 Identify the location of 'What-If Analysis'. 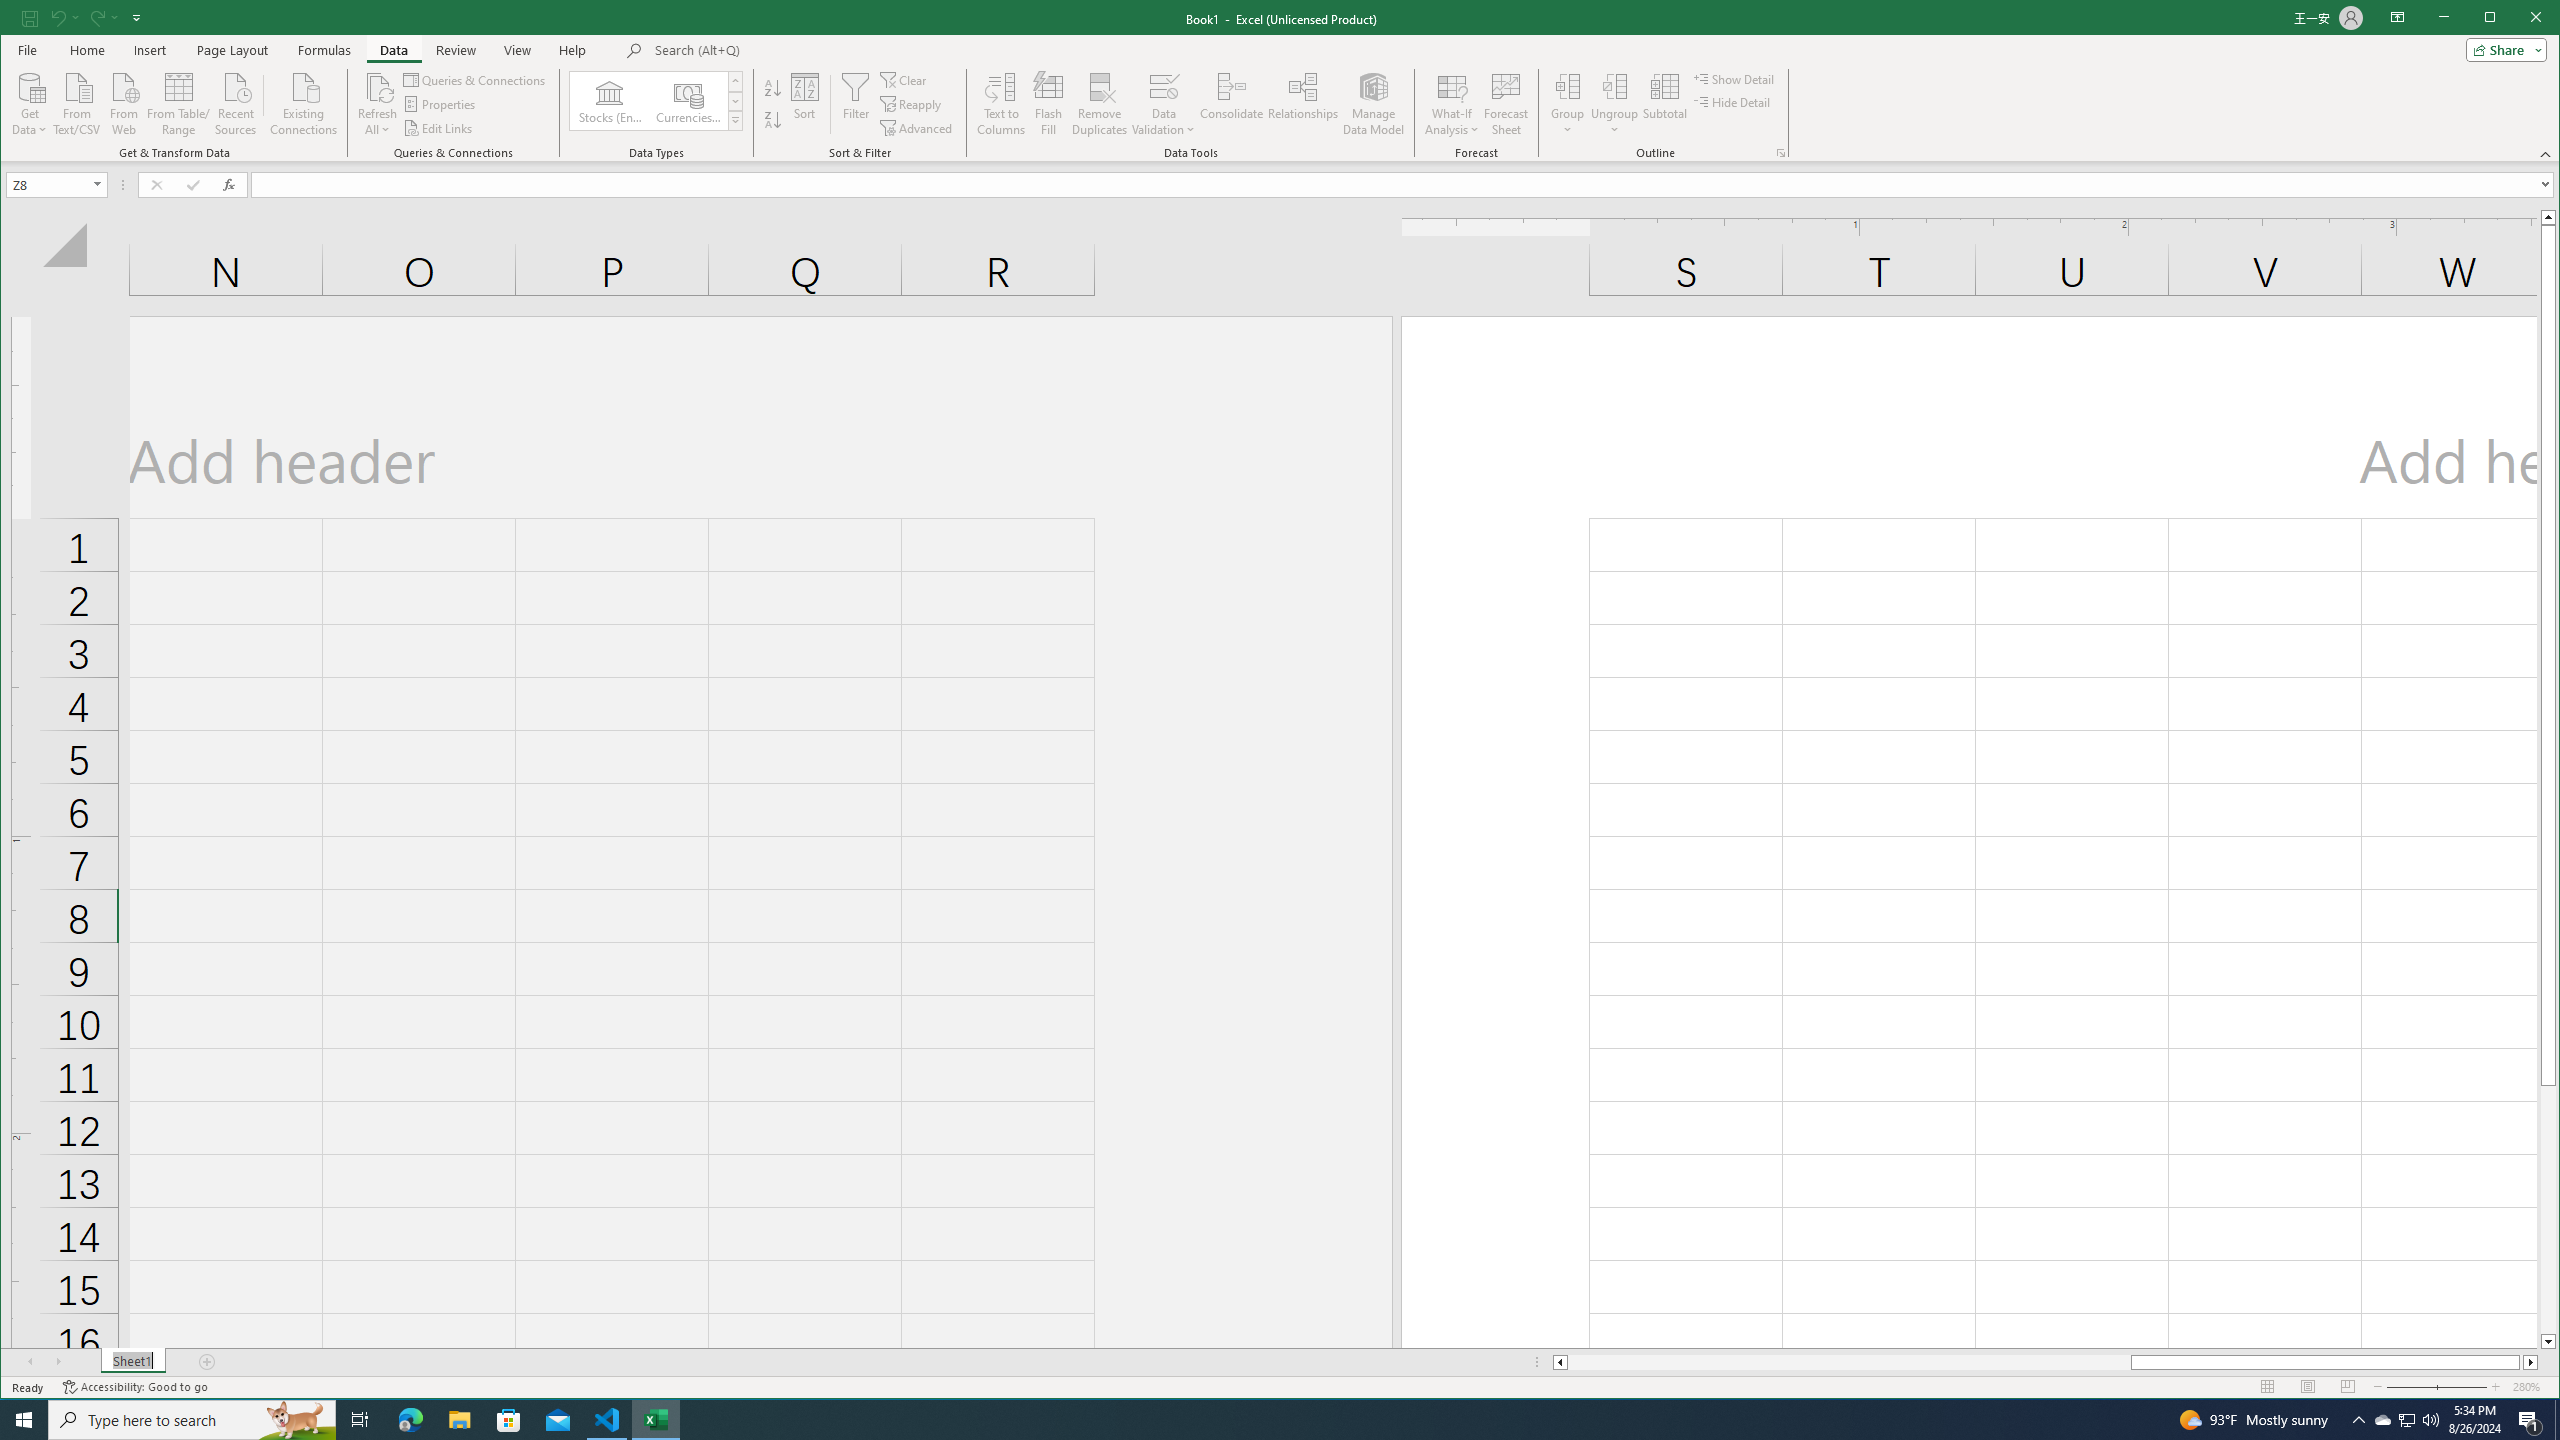
(1451, 103).